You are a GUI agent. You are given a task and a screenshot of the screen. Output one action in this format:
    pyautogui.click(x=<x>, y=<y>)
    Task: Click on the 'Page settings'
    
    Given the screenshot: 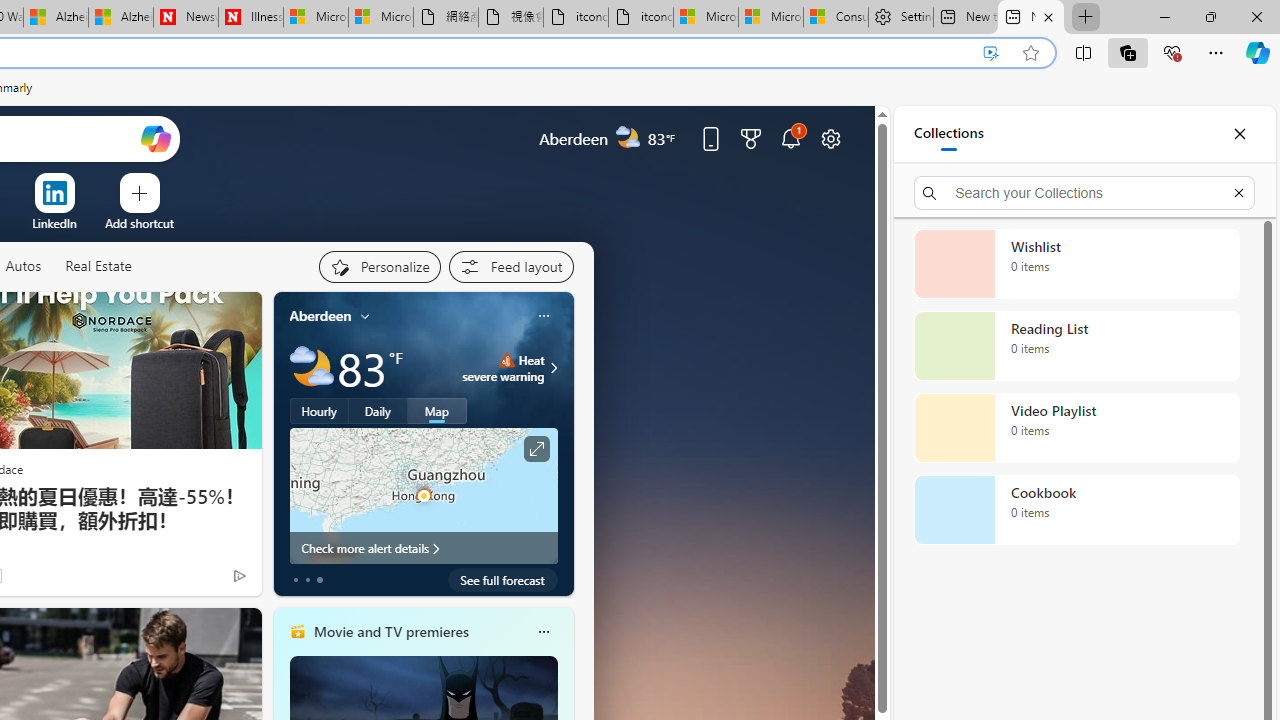 What is the action you would take?
    pyautogui.click(x=831, y=137)
    